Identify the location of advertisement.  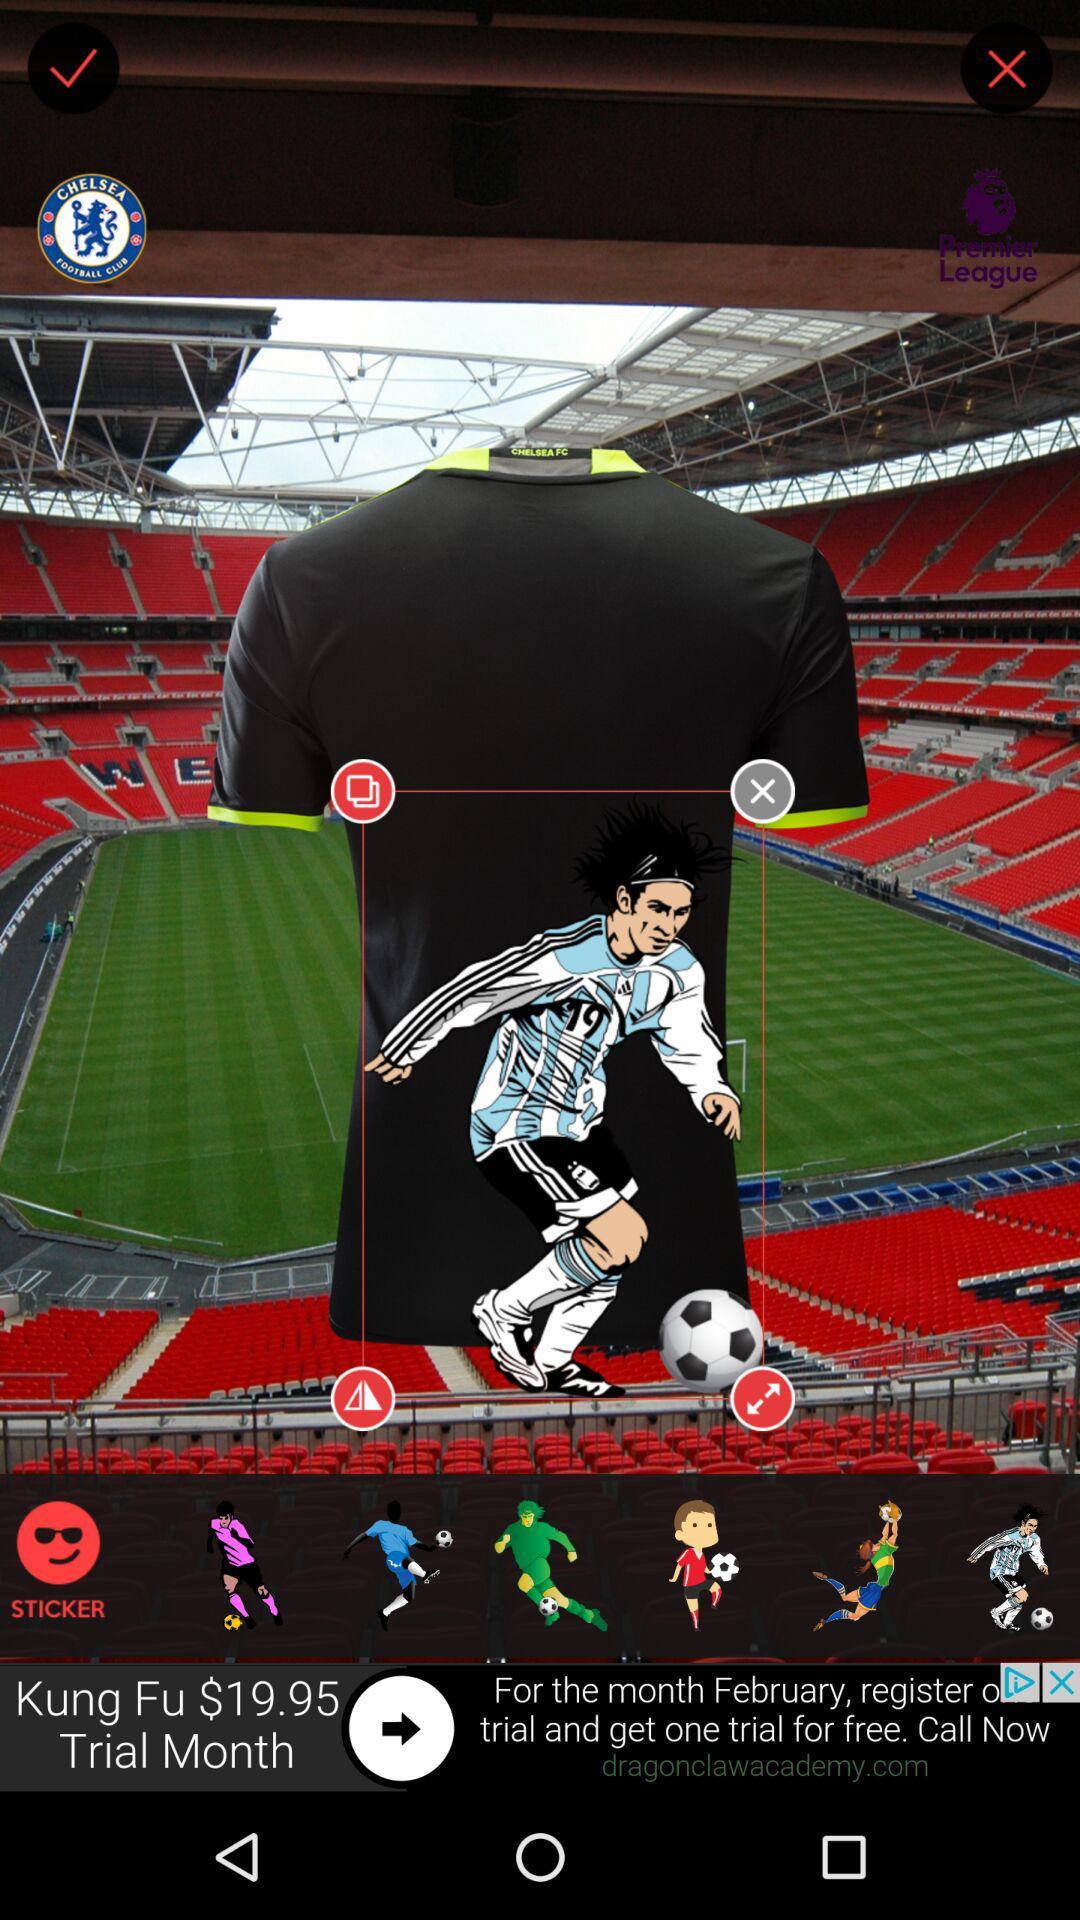
(540, 1727).